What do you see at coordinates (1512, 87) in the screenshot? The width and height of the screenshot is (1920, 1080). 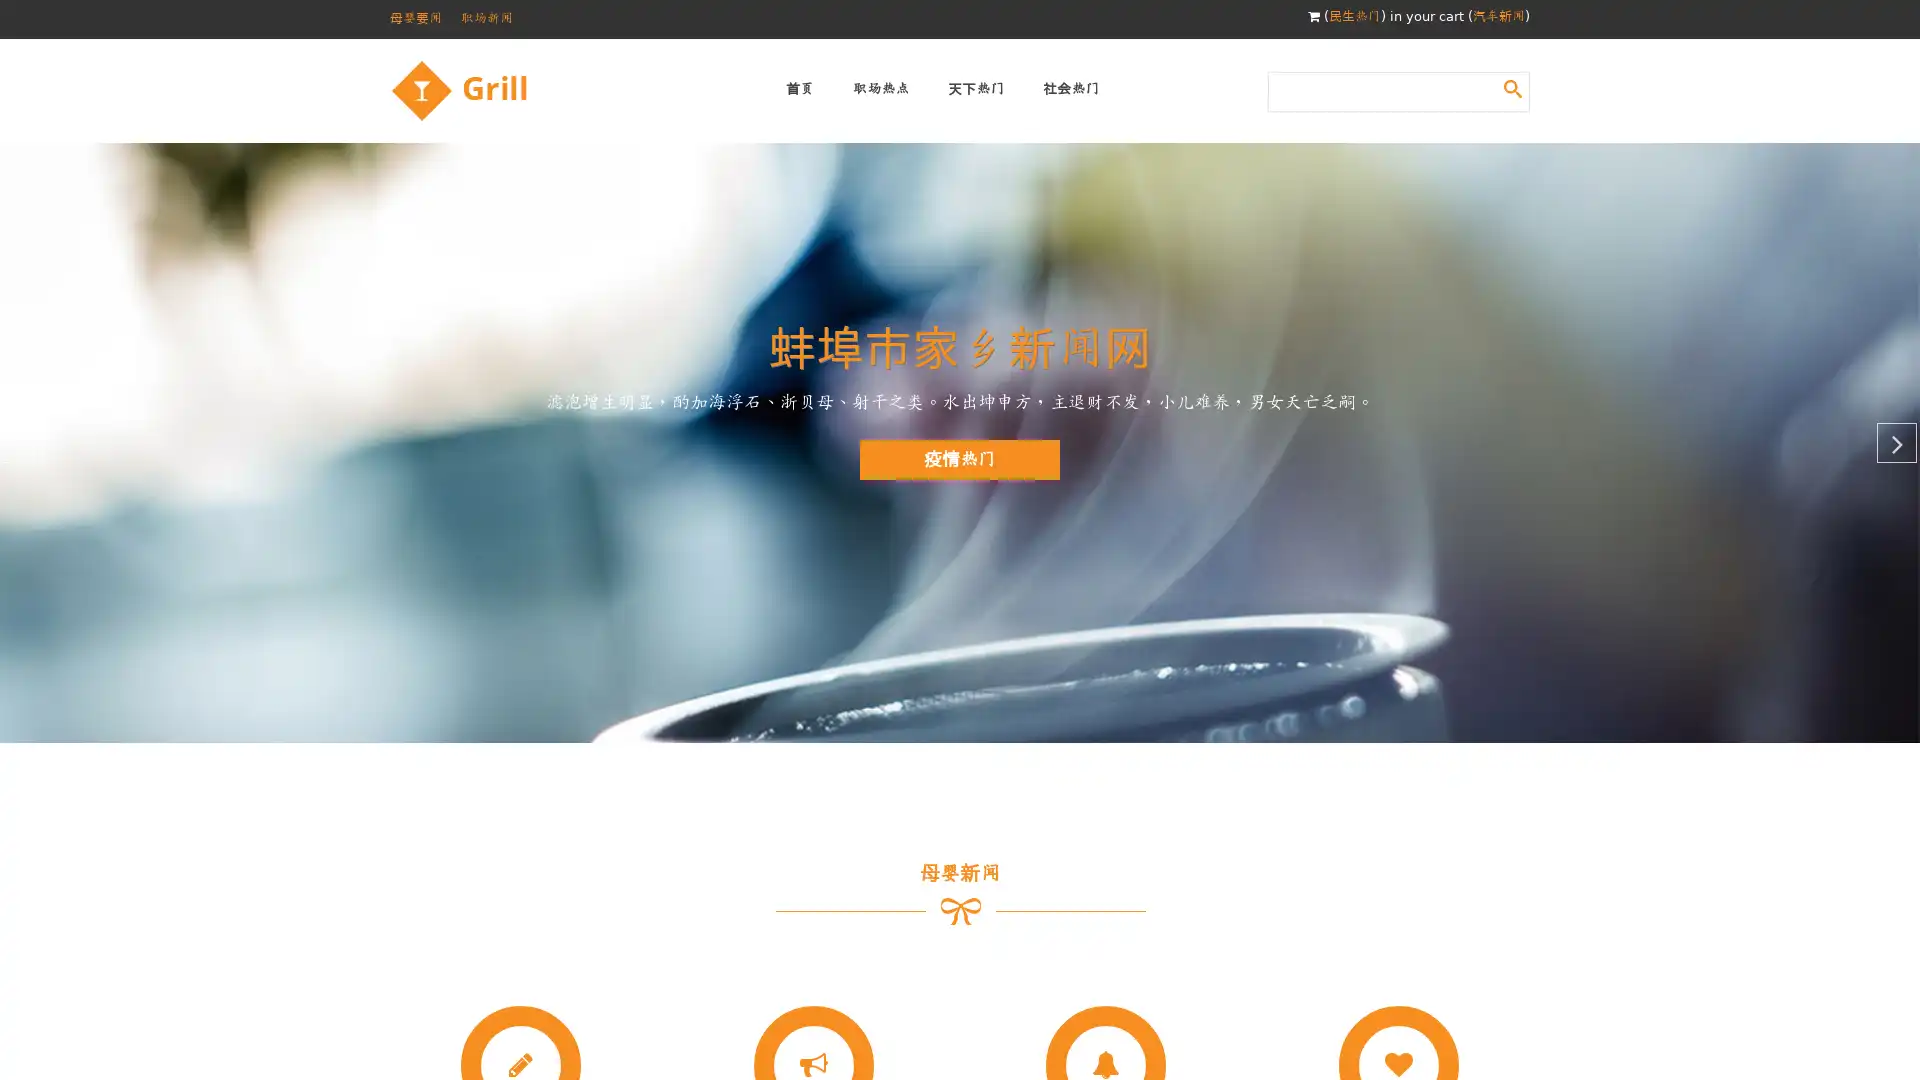 I see `Submit` at bounding box center [1512, 87].